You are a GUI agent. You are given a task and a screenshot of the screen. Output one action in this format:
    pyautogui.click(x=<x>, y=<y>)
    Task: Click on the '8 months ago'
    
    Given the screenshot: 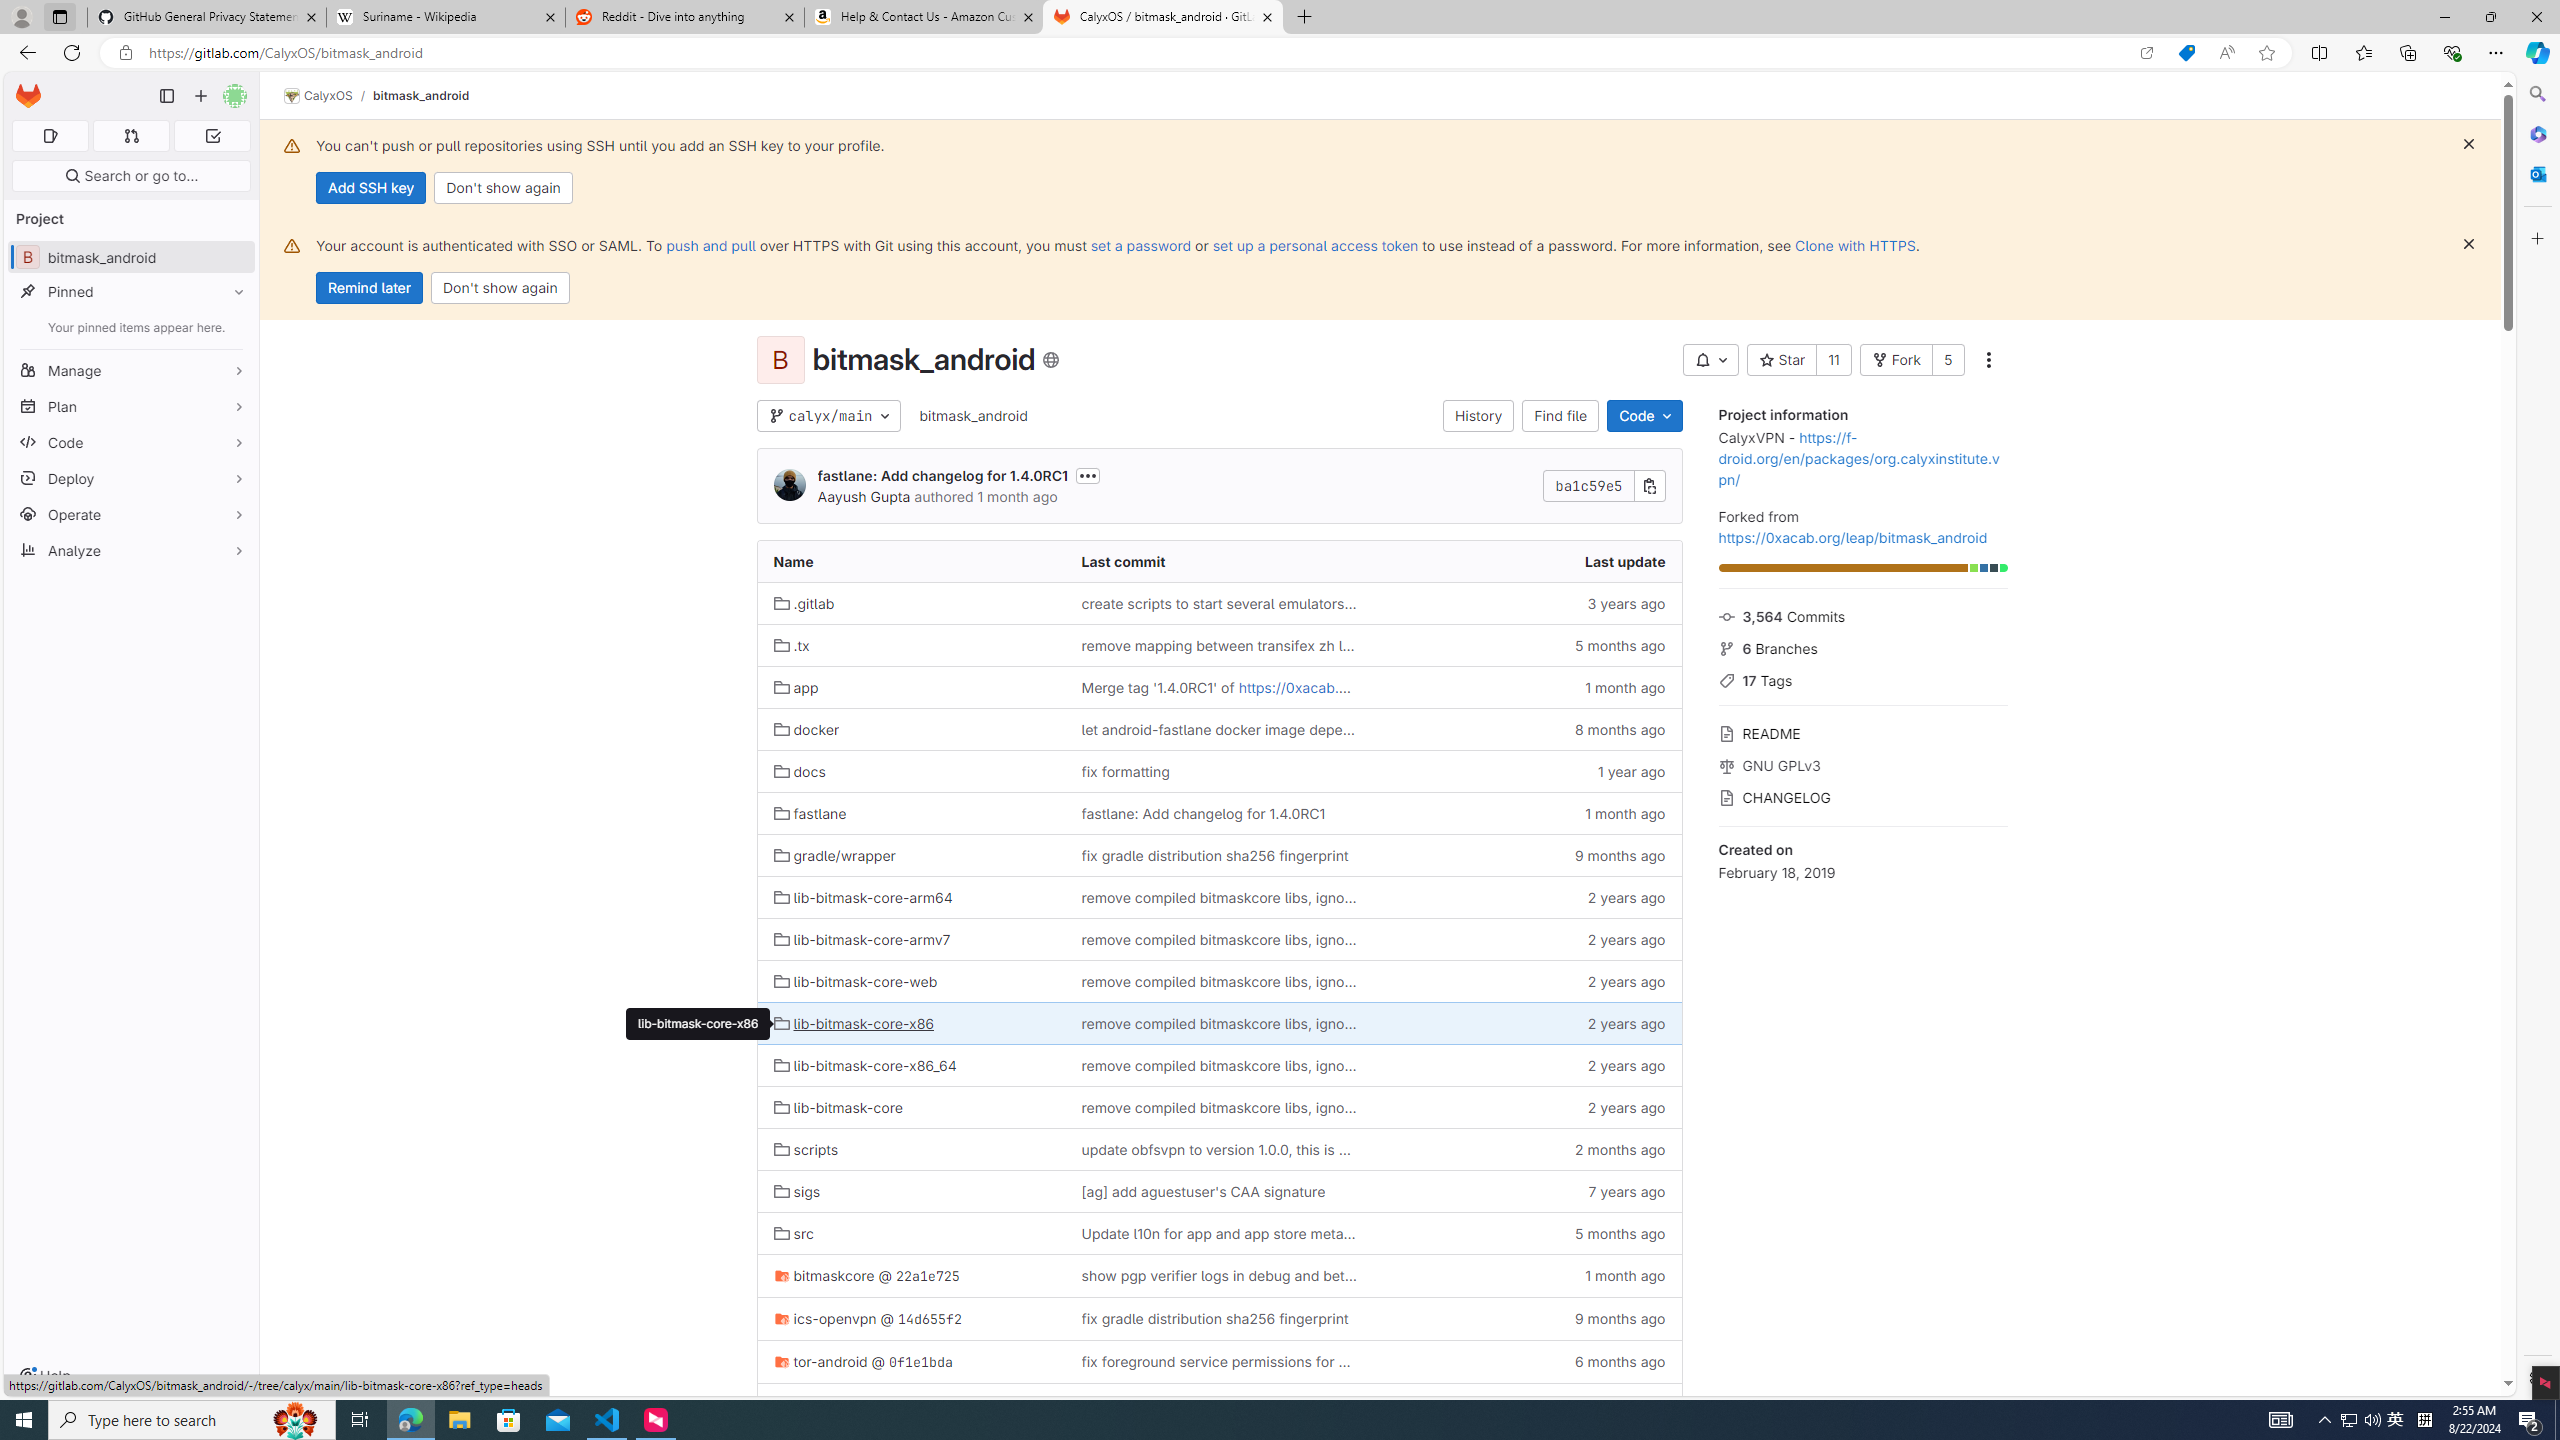 What is the action you would take?
    pyautogui.click(x=1526, y=729)
    